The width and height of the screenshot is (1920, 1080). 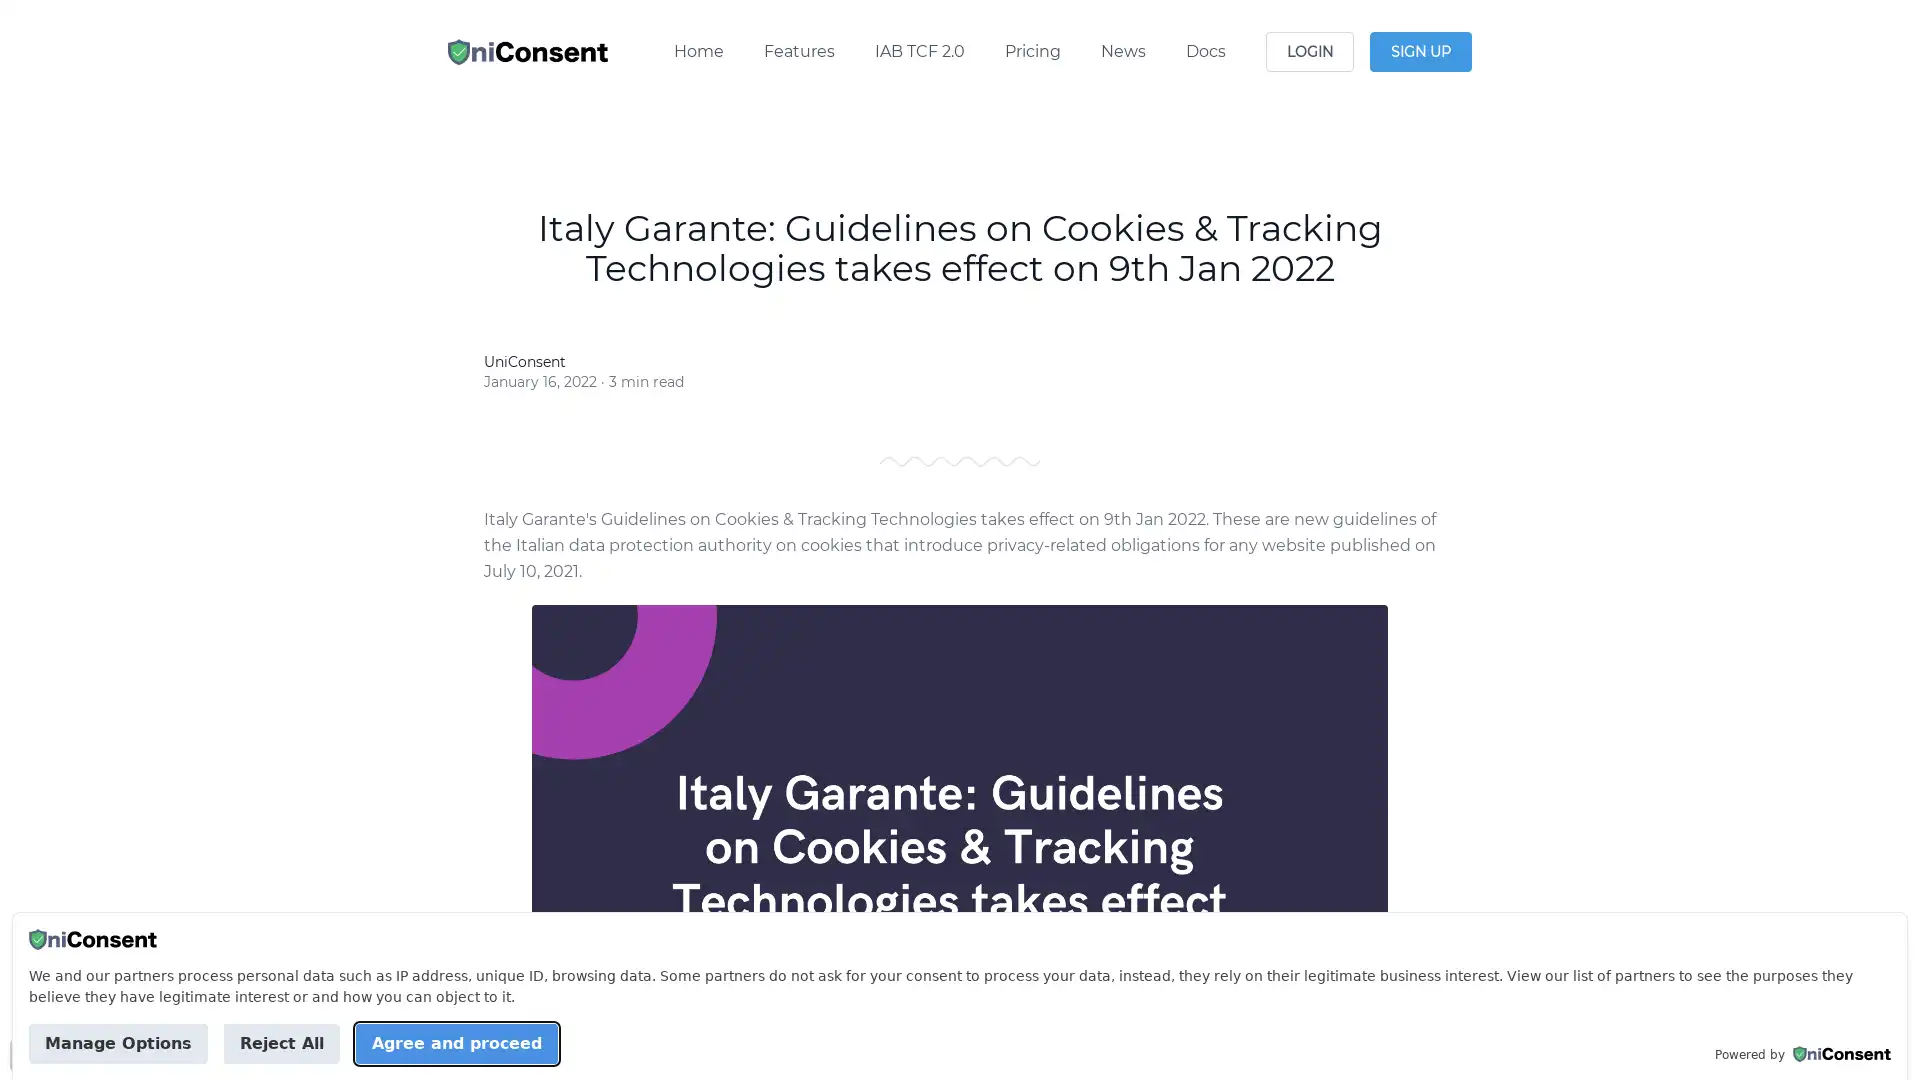 What do you see at coordinates (455, 1043) in the screenshot?
I see `Agree and proceed` at bounding box center [455, 1043].